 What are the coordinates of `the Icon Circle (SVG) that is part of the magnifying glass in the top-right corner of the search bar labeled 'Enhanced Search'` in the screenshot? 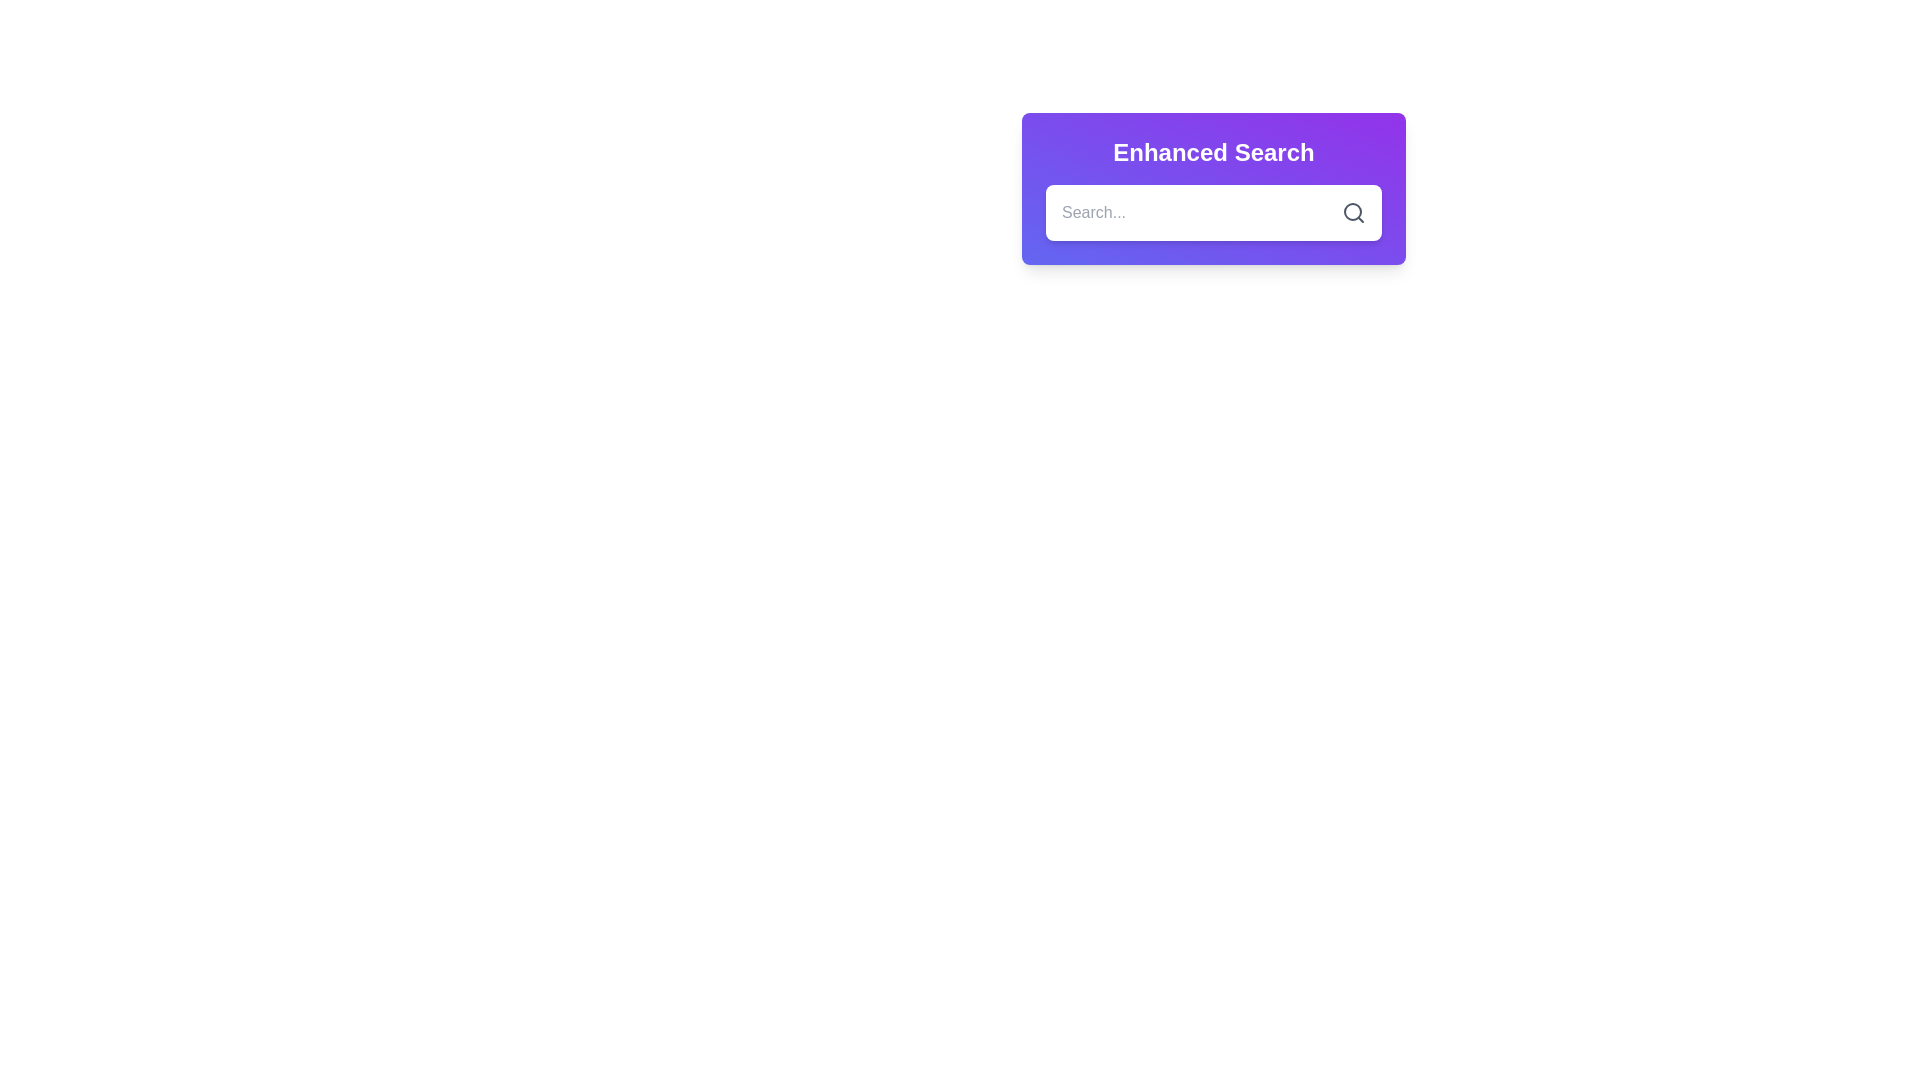 It's located at (1353, 212).